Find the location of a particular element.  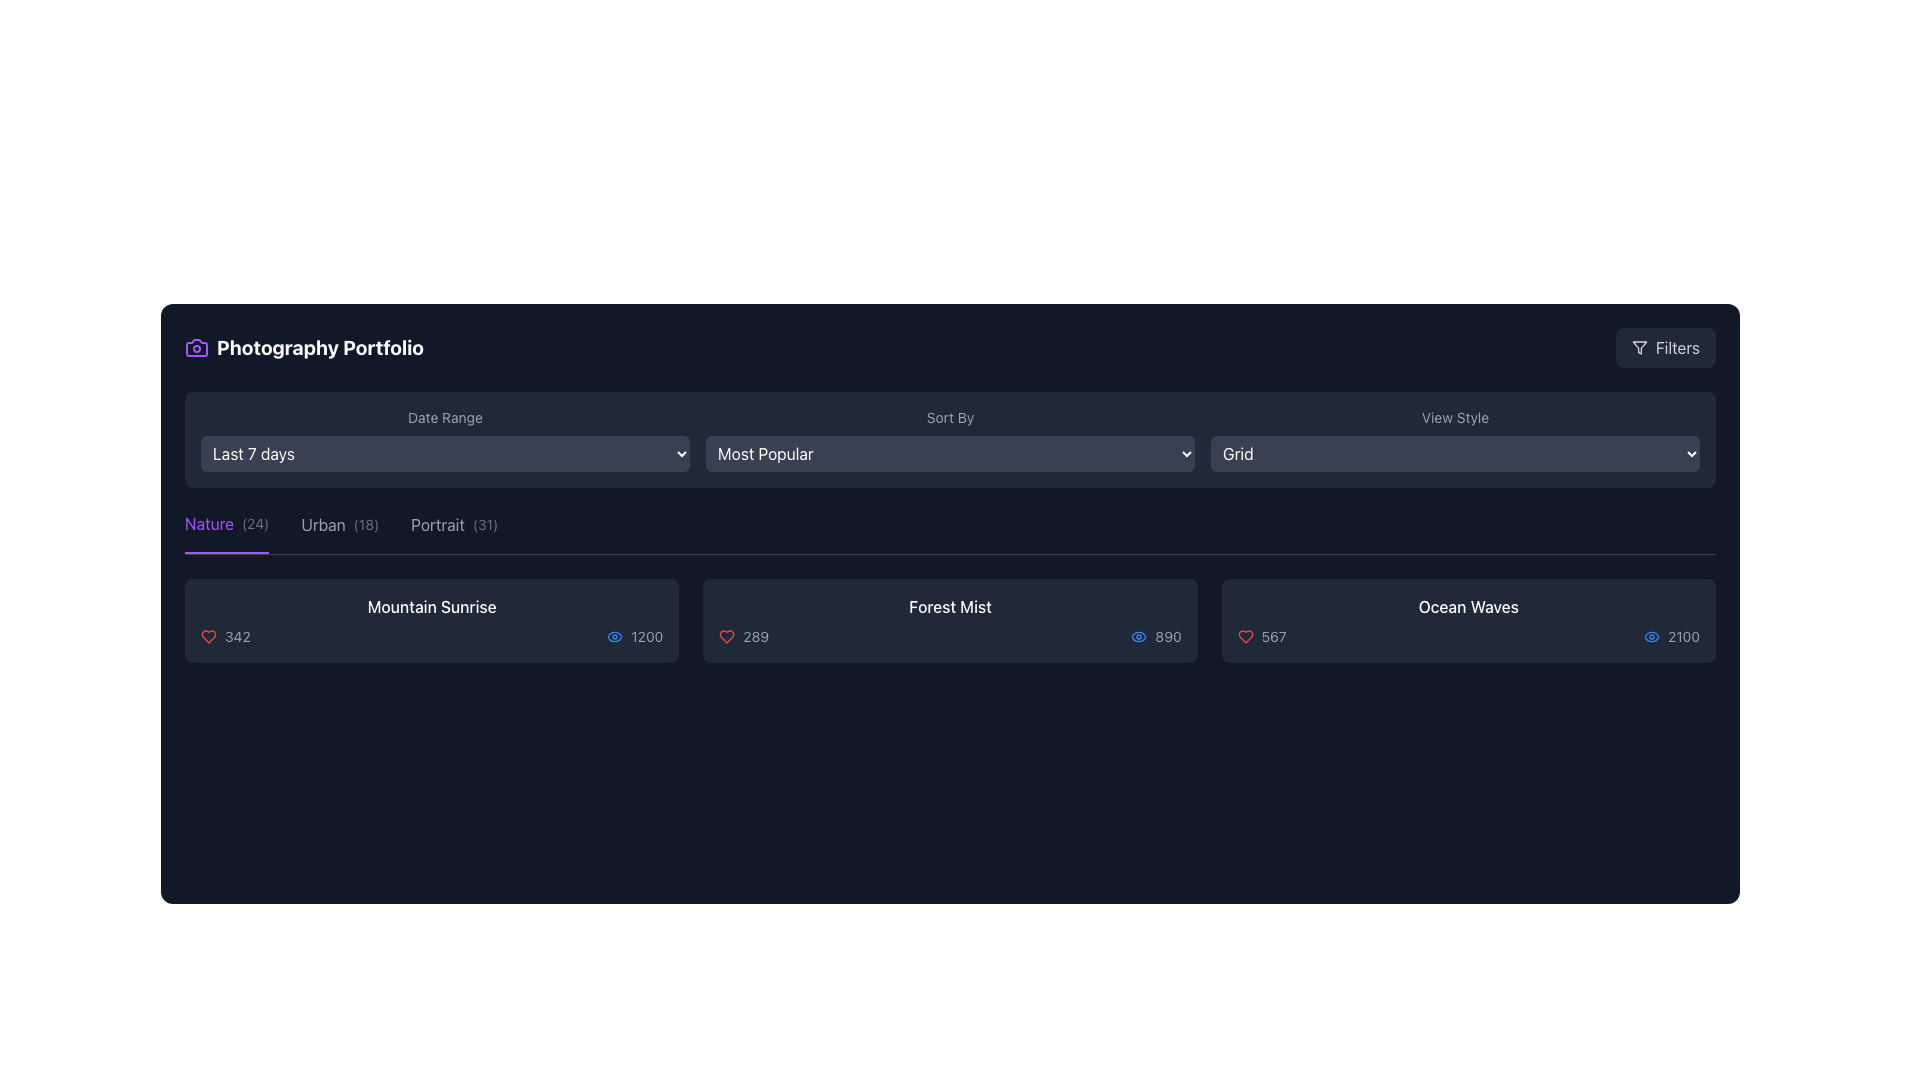

the text label descriptor located in the upper right section of the interface, which indicates the purpose of the dropdown menu for selecting the view style, above the 'Grid' dropdown is located at coordinates (1455, 416).